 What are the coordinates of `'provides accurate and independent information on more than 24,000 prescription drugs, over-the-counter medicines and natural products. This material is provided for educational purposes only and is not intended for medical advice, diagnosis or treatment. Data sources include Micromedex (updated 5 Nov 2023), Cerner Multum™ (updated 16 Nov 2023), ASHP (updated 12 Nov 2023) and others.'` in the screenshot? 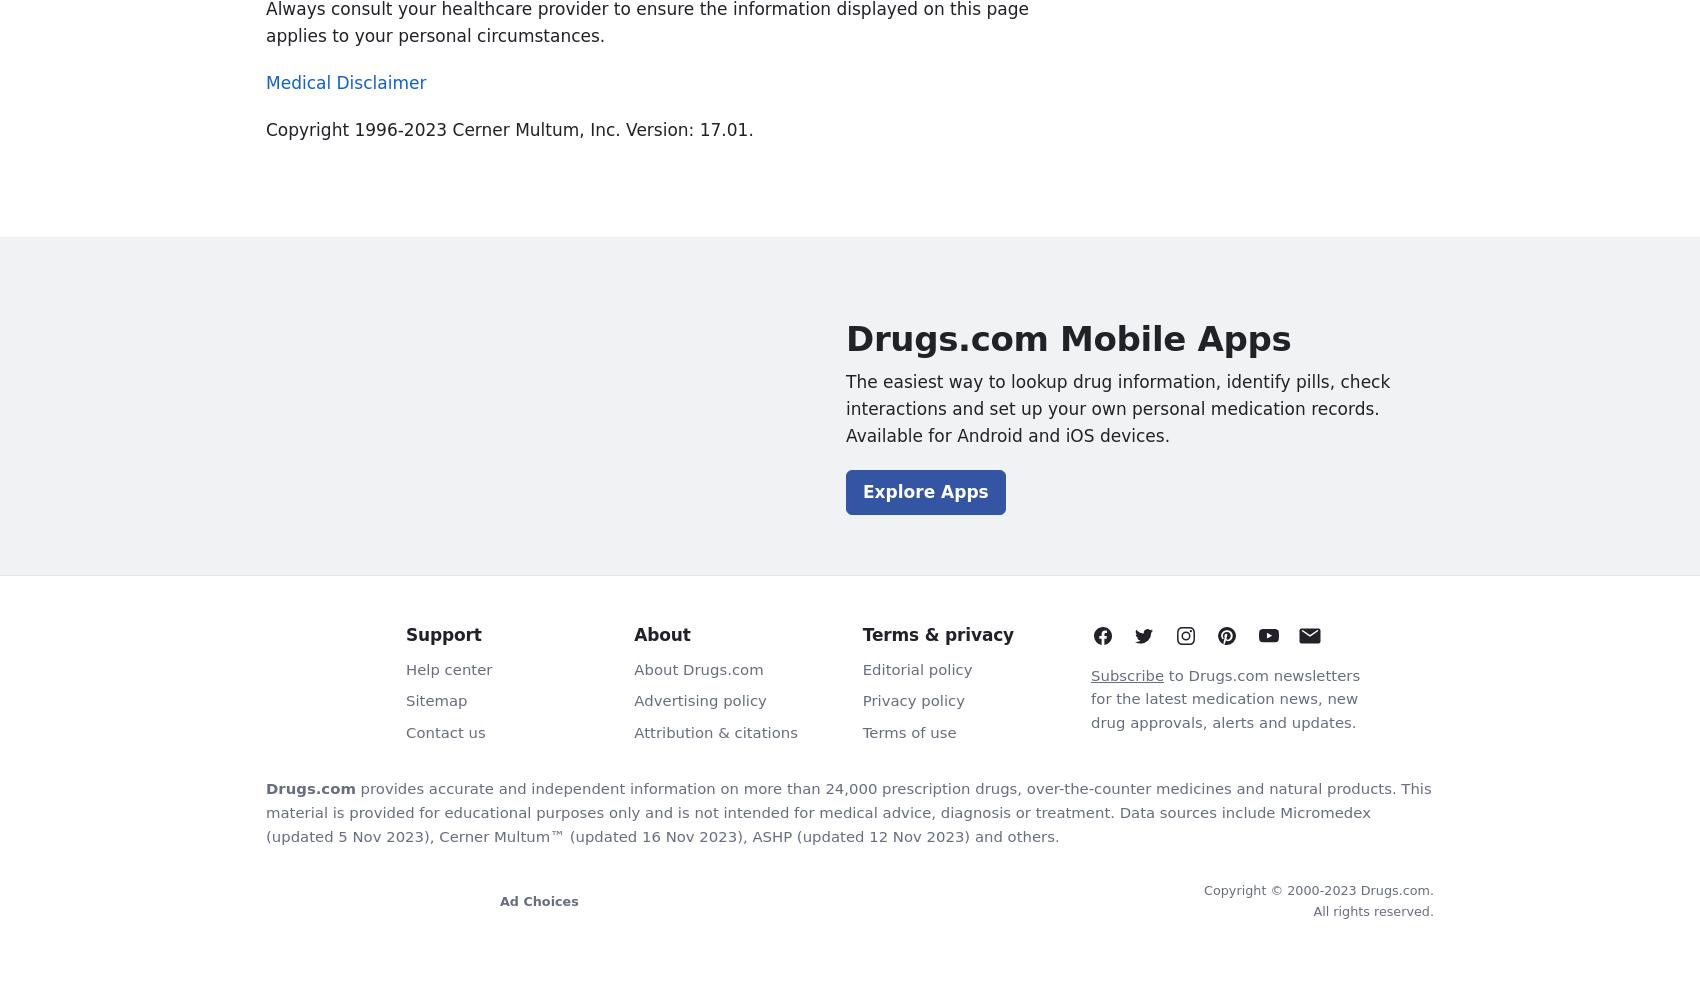 It's located at (847, 812).